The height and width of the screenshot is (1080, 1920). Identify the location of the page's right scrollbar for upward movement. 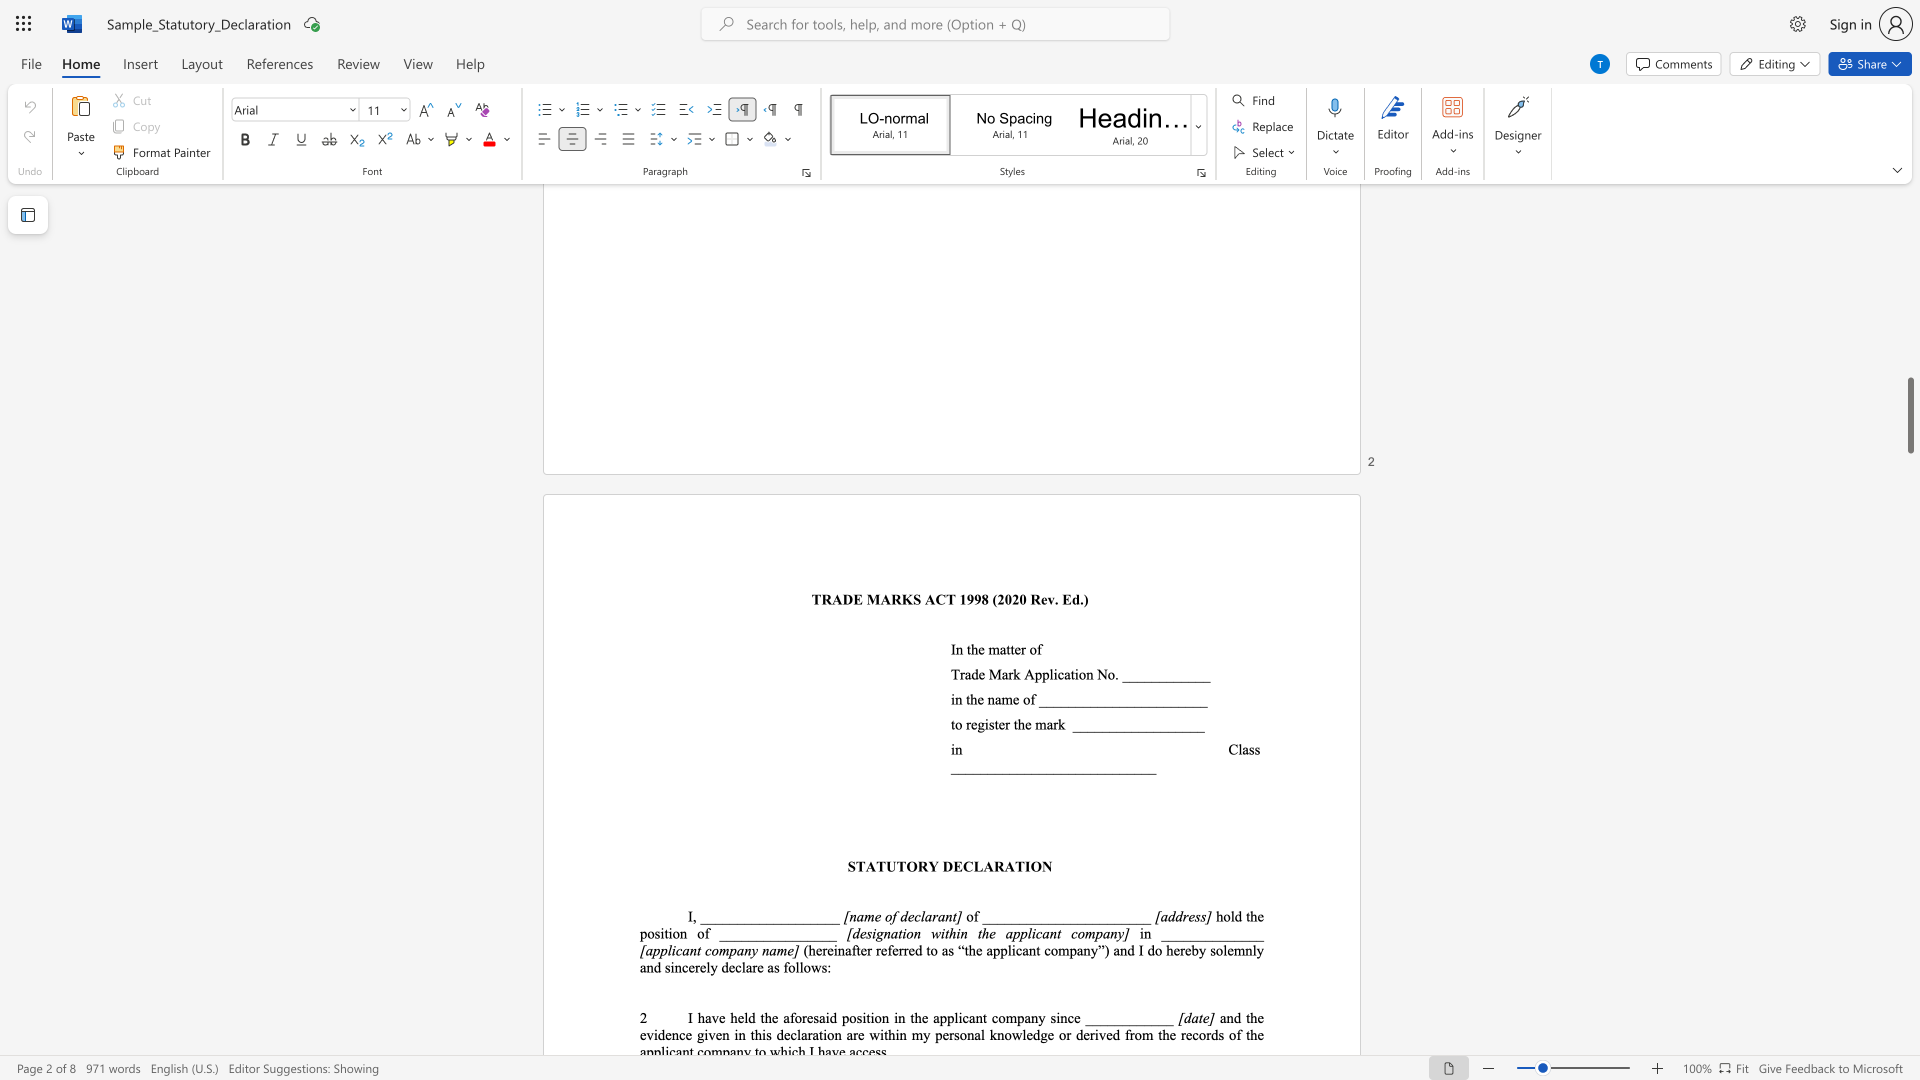
(1909, 678).